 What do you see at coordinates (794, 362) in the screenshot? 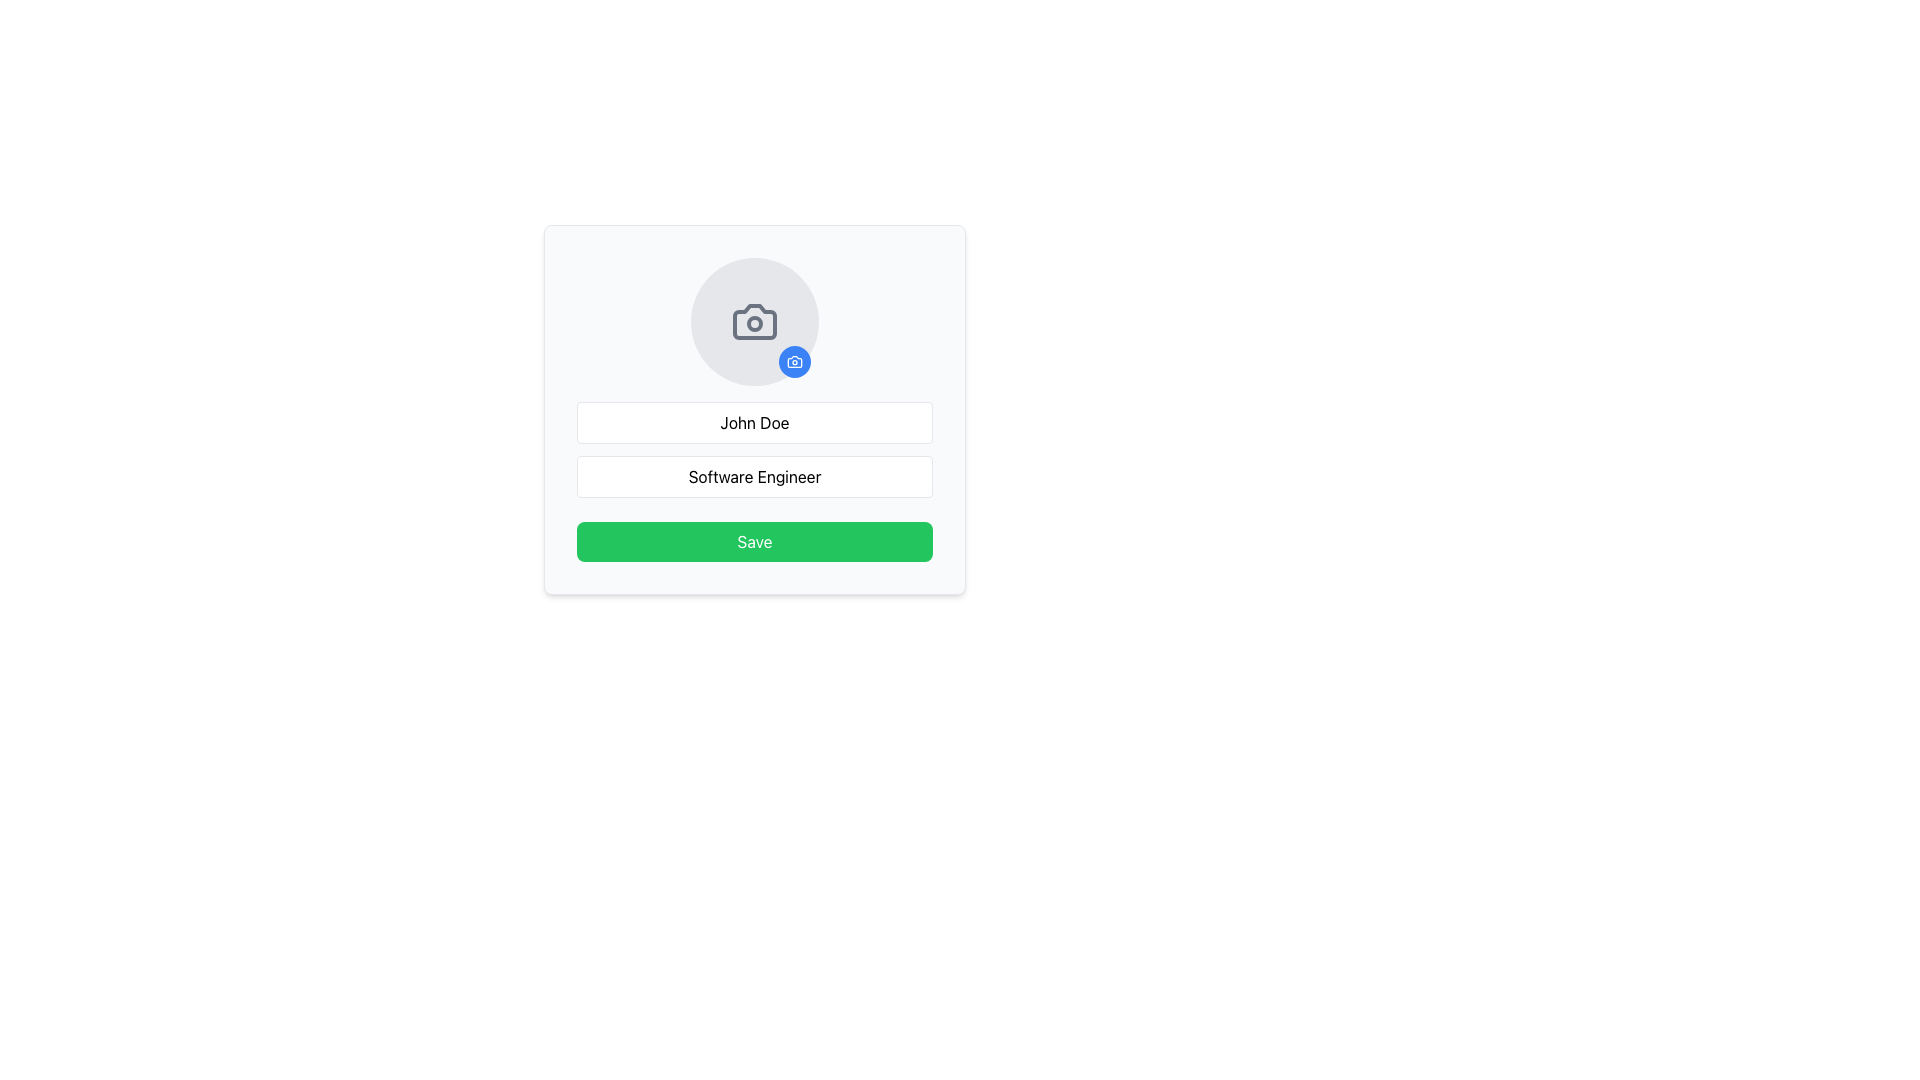
I see `the photography icon located at the top center of the card interface, which is slightly below a light gray avatar background` at bounding box center [794, 362].